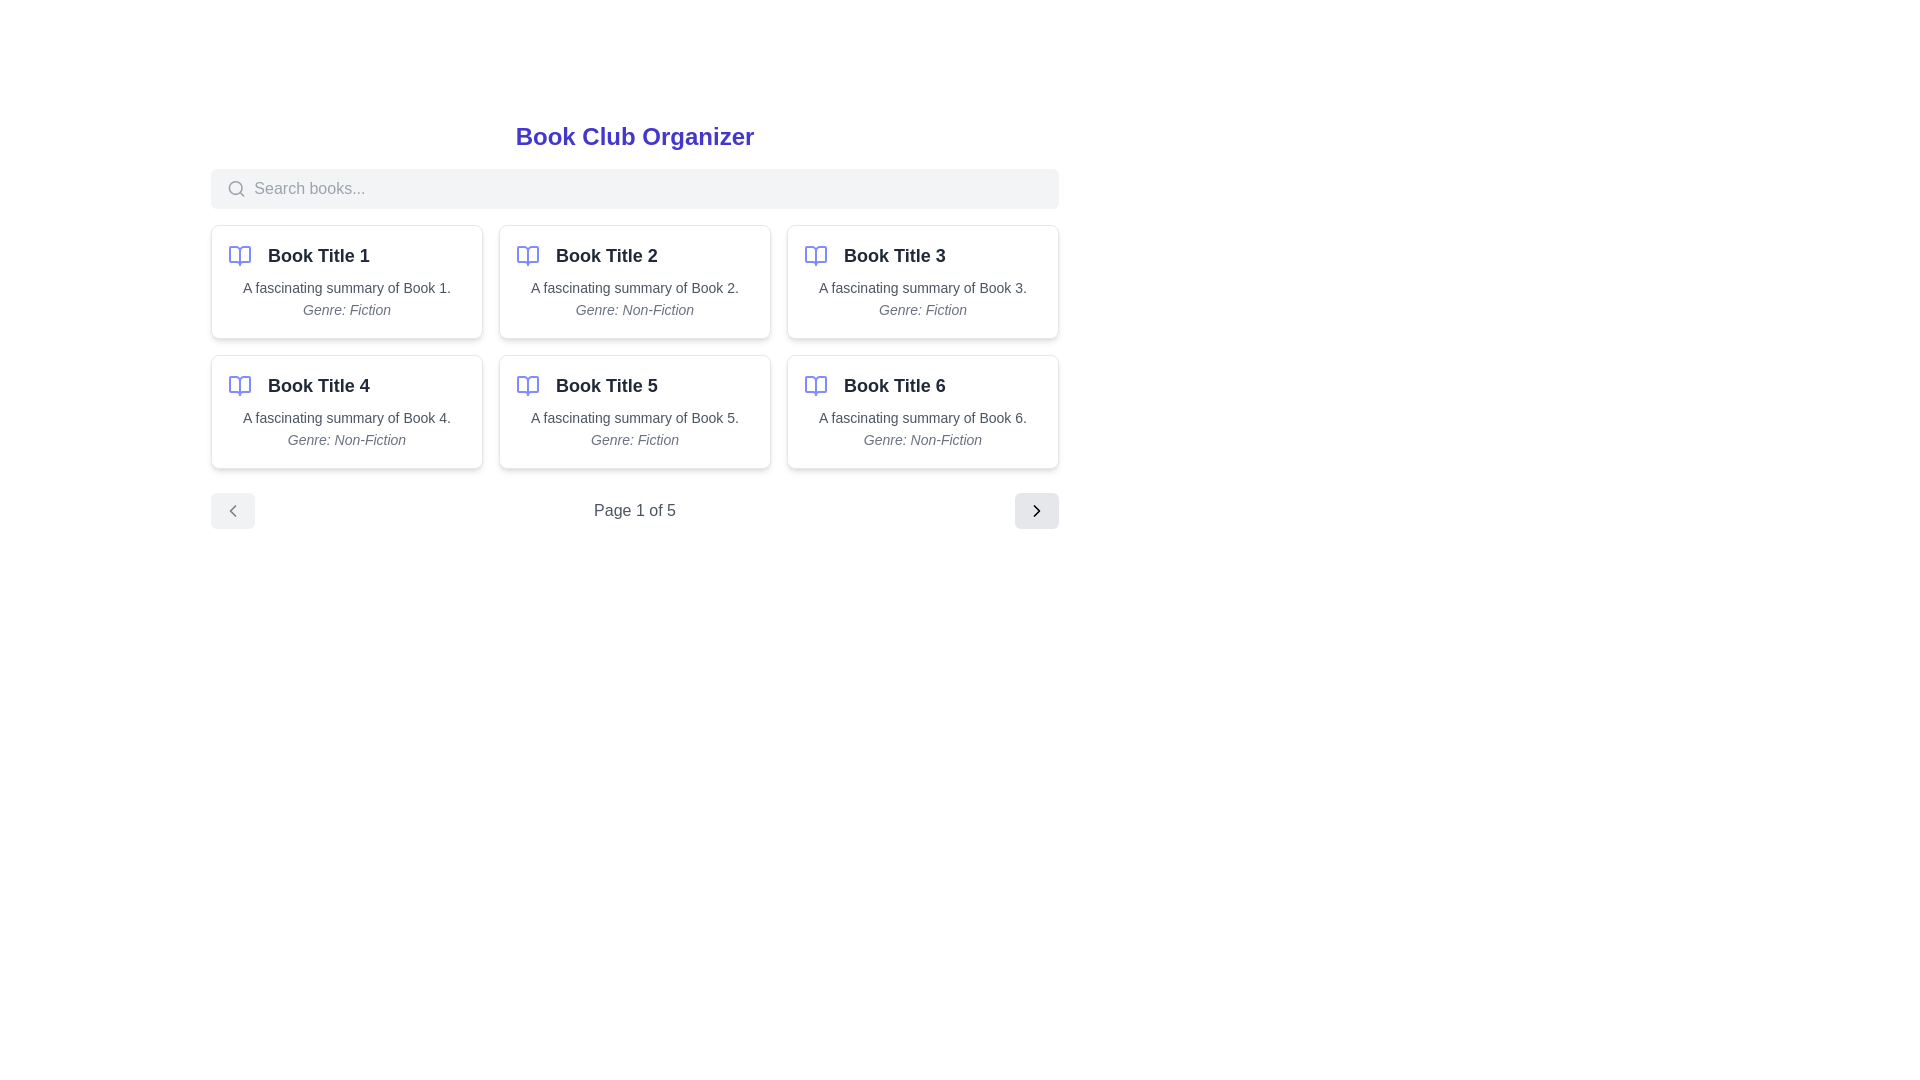  What do you see at coordinates (605, 254) in the screenshot?
I see `the text label displaying 'Book Title 2' which is styled in bold and larger font in dark gray, located in the second column of the top row in a two-row grid` at bounding box center [605, 254].